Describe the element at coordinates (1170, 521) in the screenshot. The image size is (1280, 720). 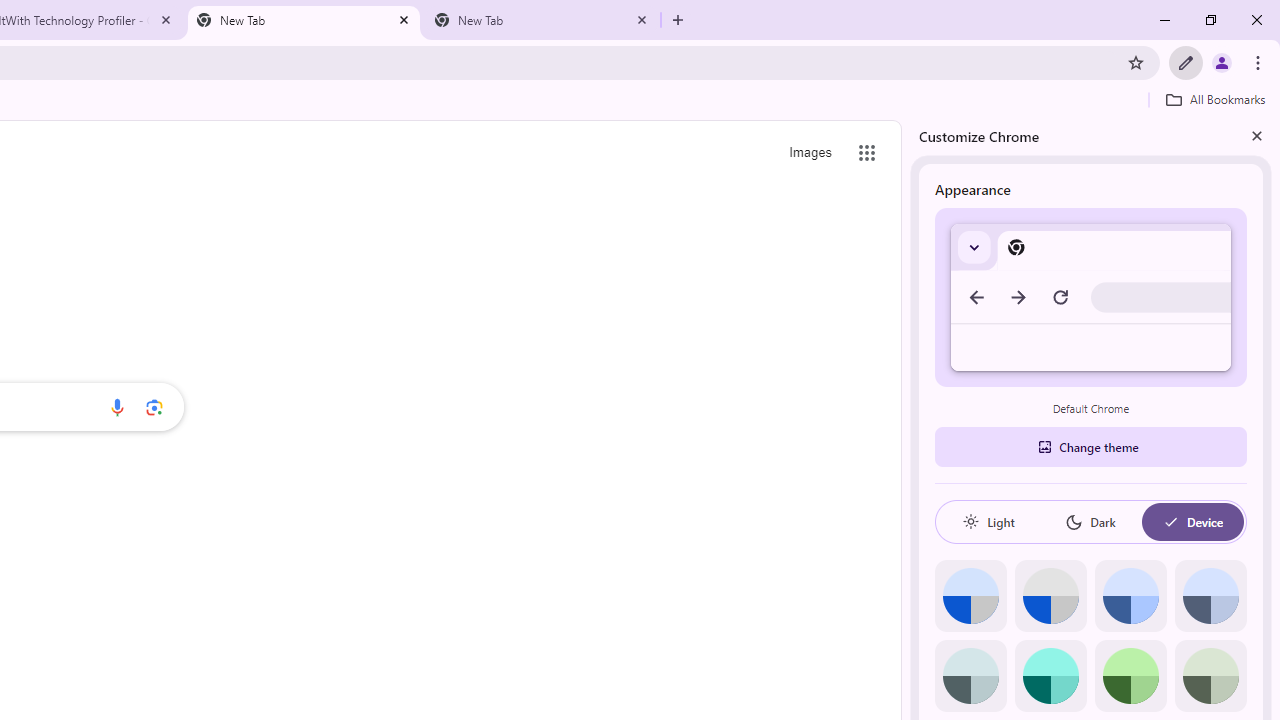
I see `'AutomationID: baseSvg'` at that location.